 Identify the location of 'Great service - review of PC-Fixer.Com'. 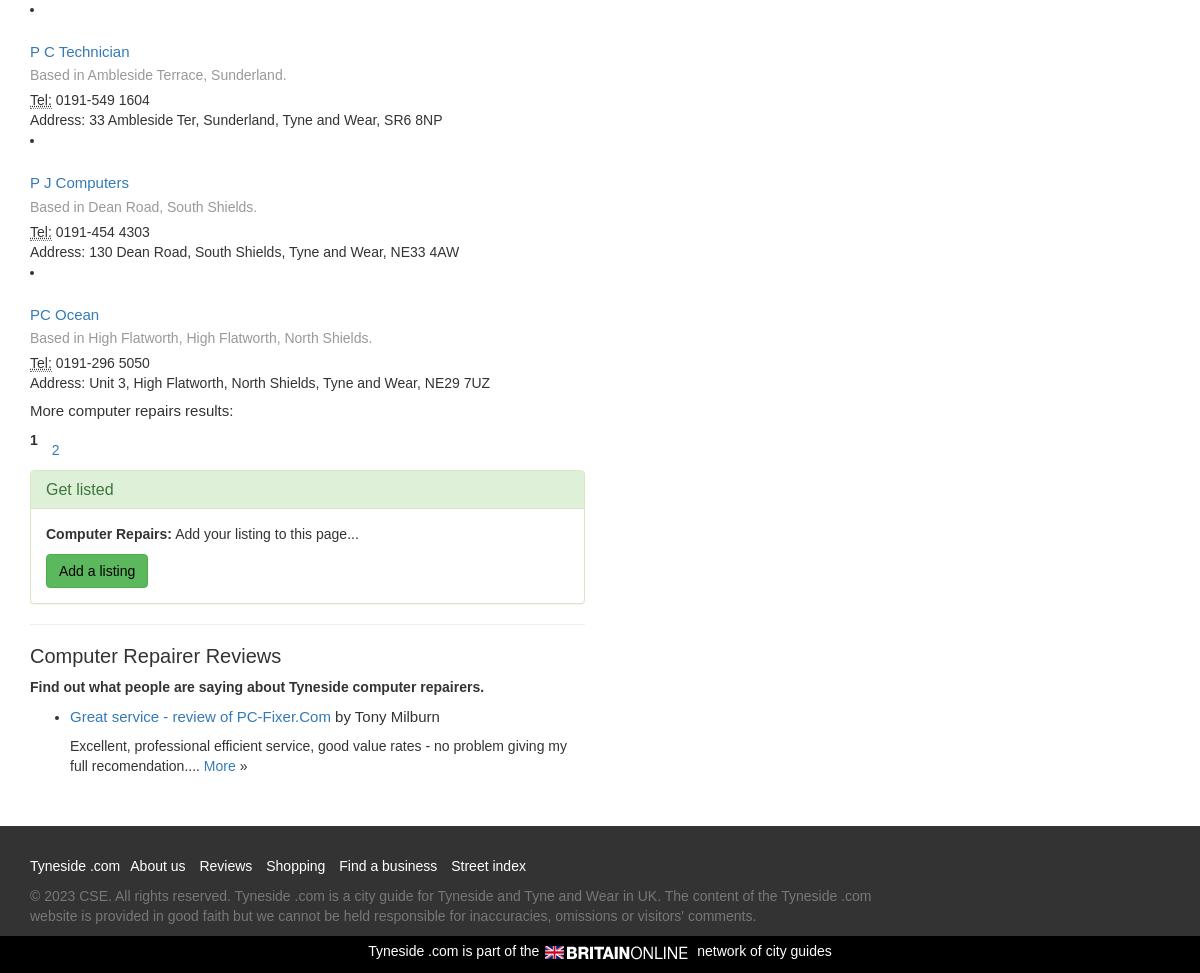
(199, 716).